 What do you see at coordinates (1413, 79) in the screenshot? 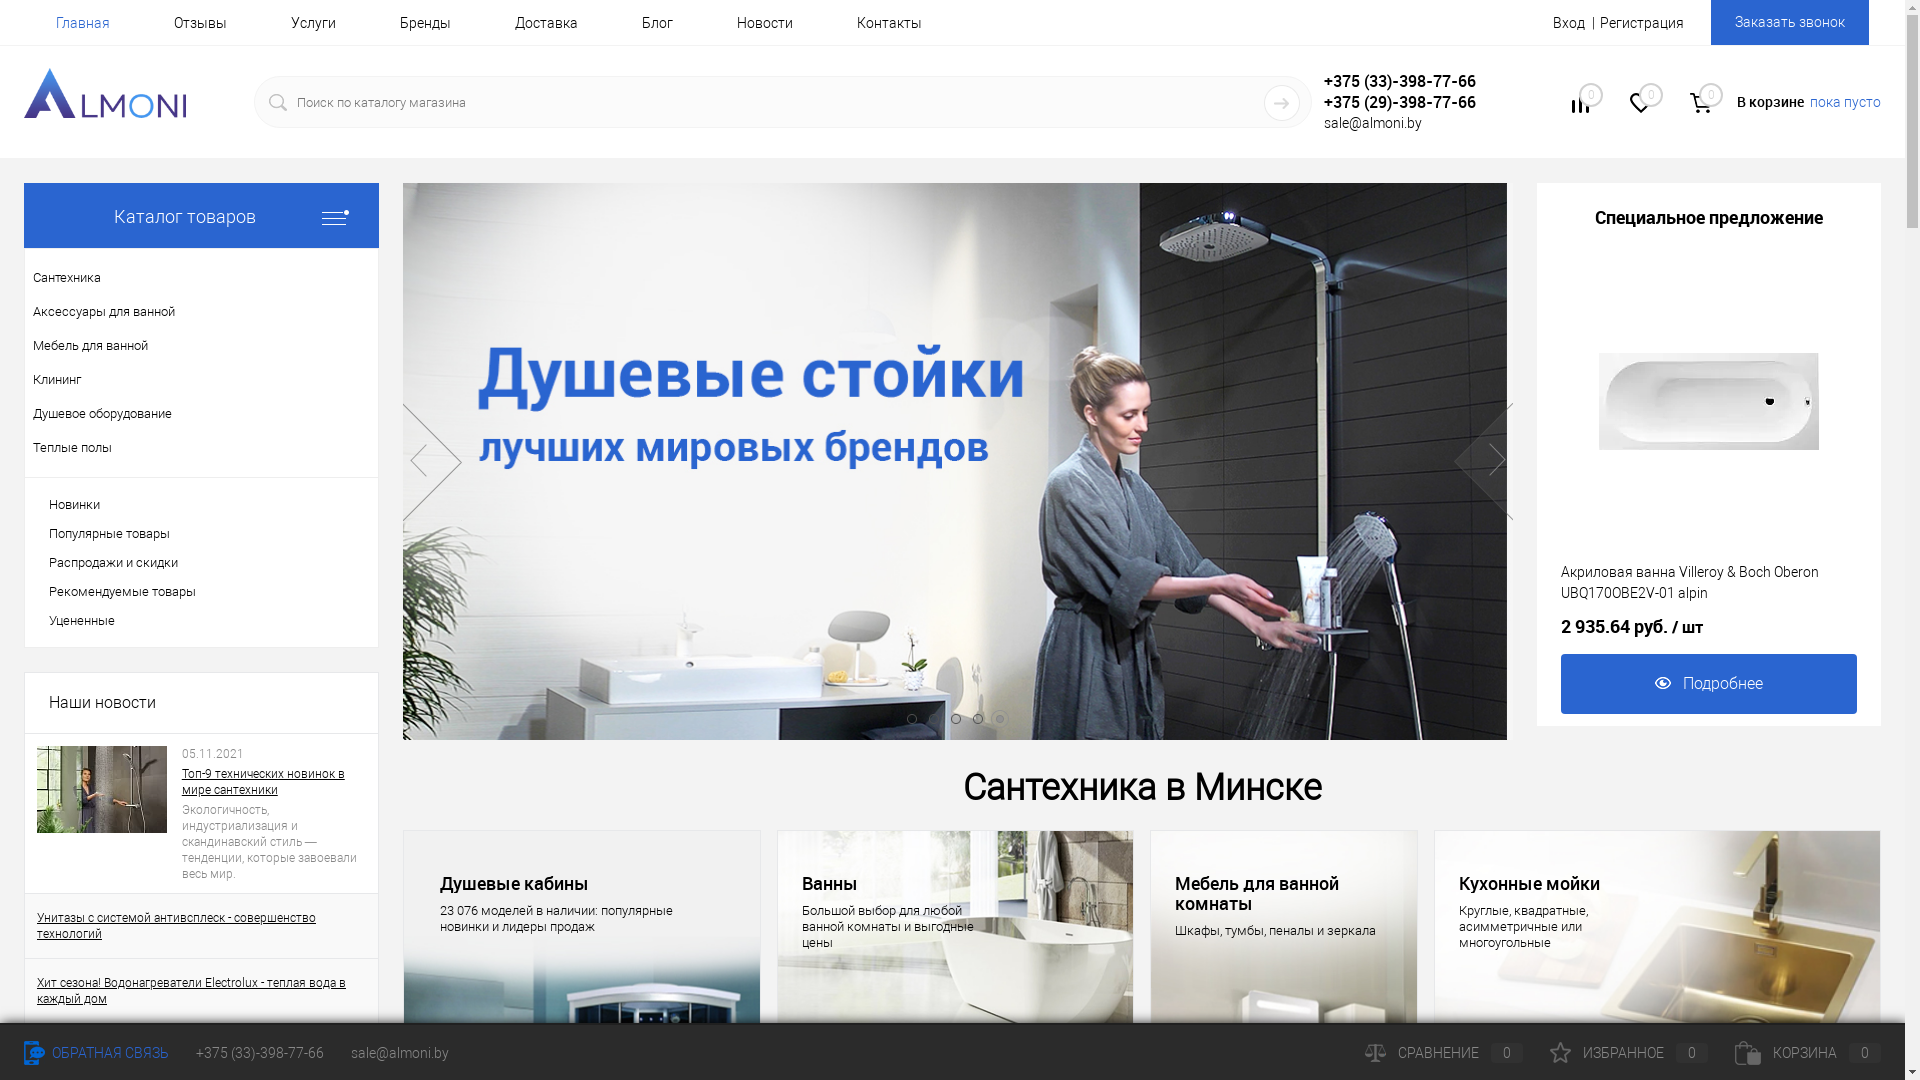
I see `'+375 (33)-398-77-66'` at bounding box center [1413, 79].